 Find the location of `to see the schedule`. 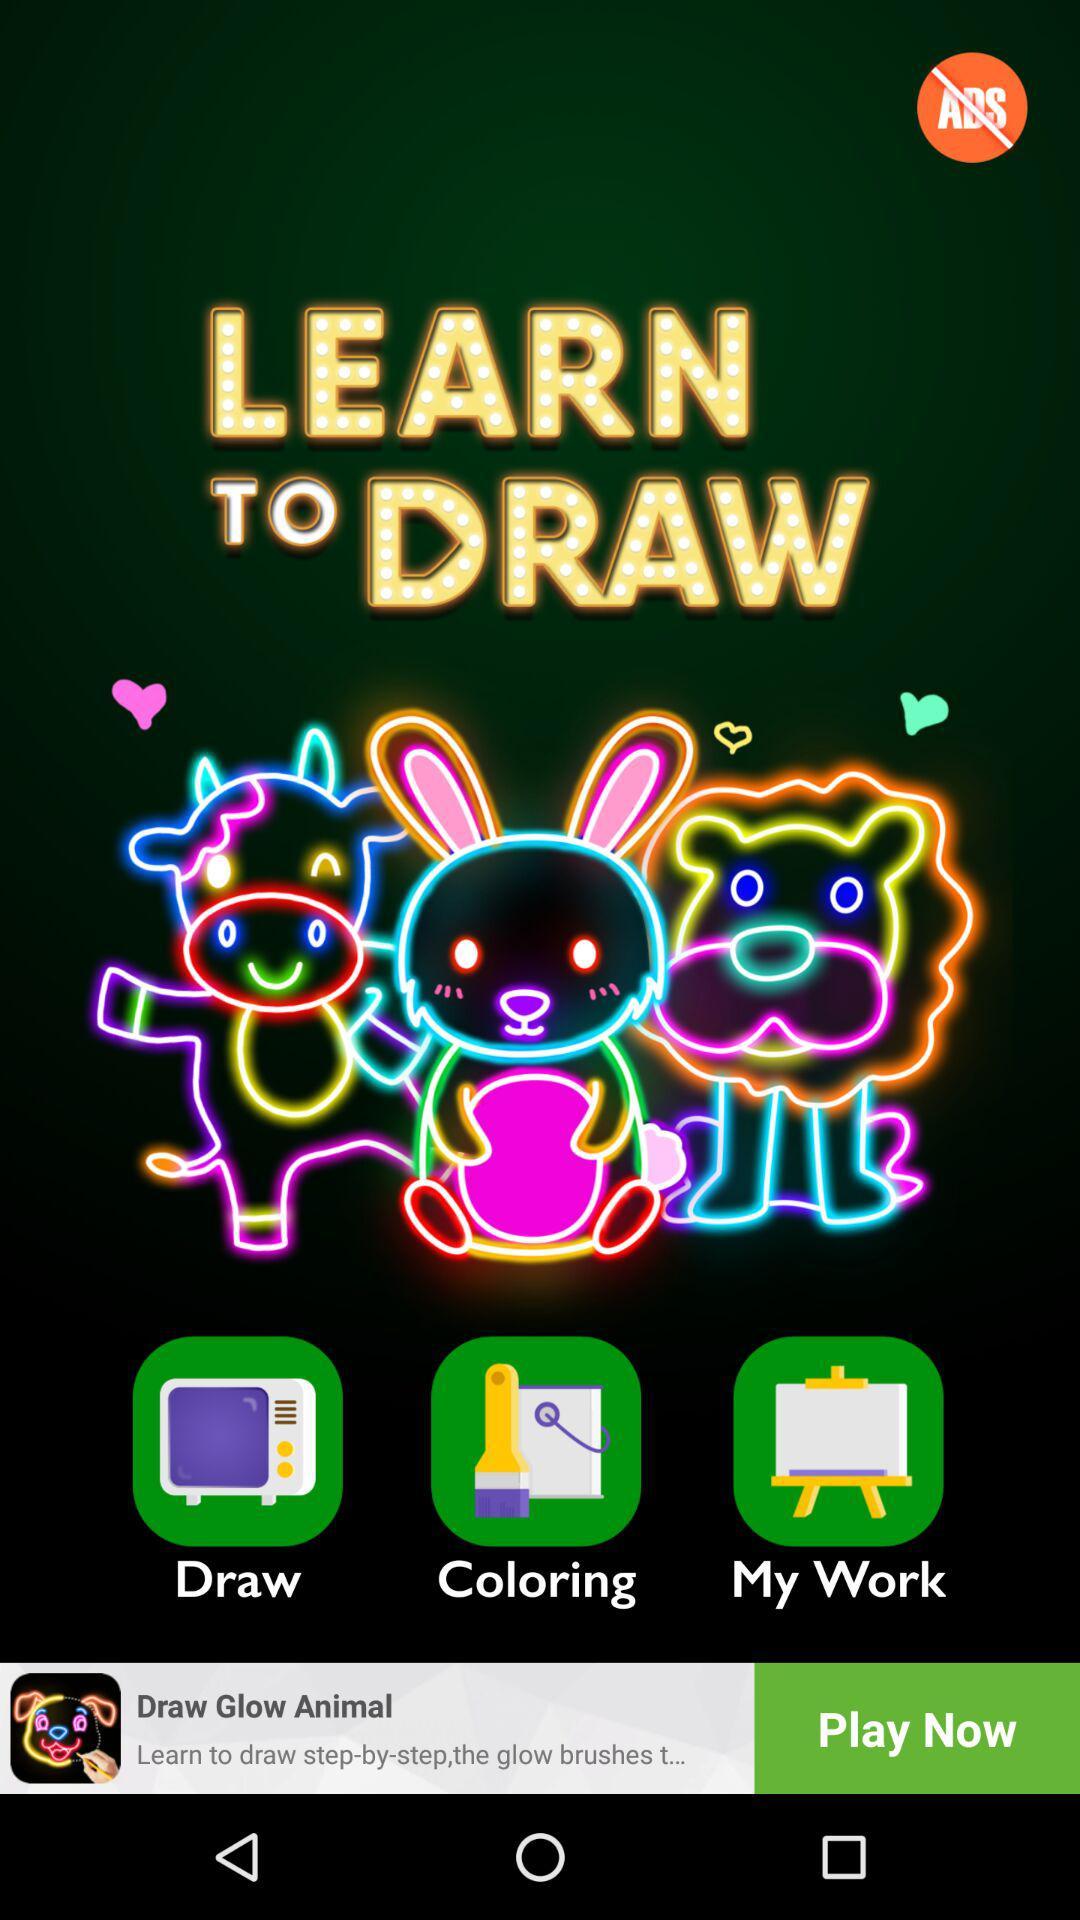

to see the schedule is located at coordinates (838, 1441).